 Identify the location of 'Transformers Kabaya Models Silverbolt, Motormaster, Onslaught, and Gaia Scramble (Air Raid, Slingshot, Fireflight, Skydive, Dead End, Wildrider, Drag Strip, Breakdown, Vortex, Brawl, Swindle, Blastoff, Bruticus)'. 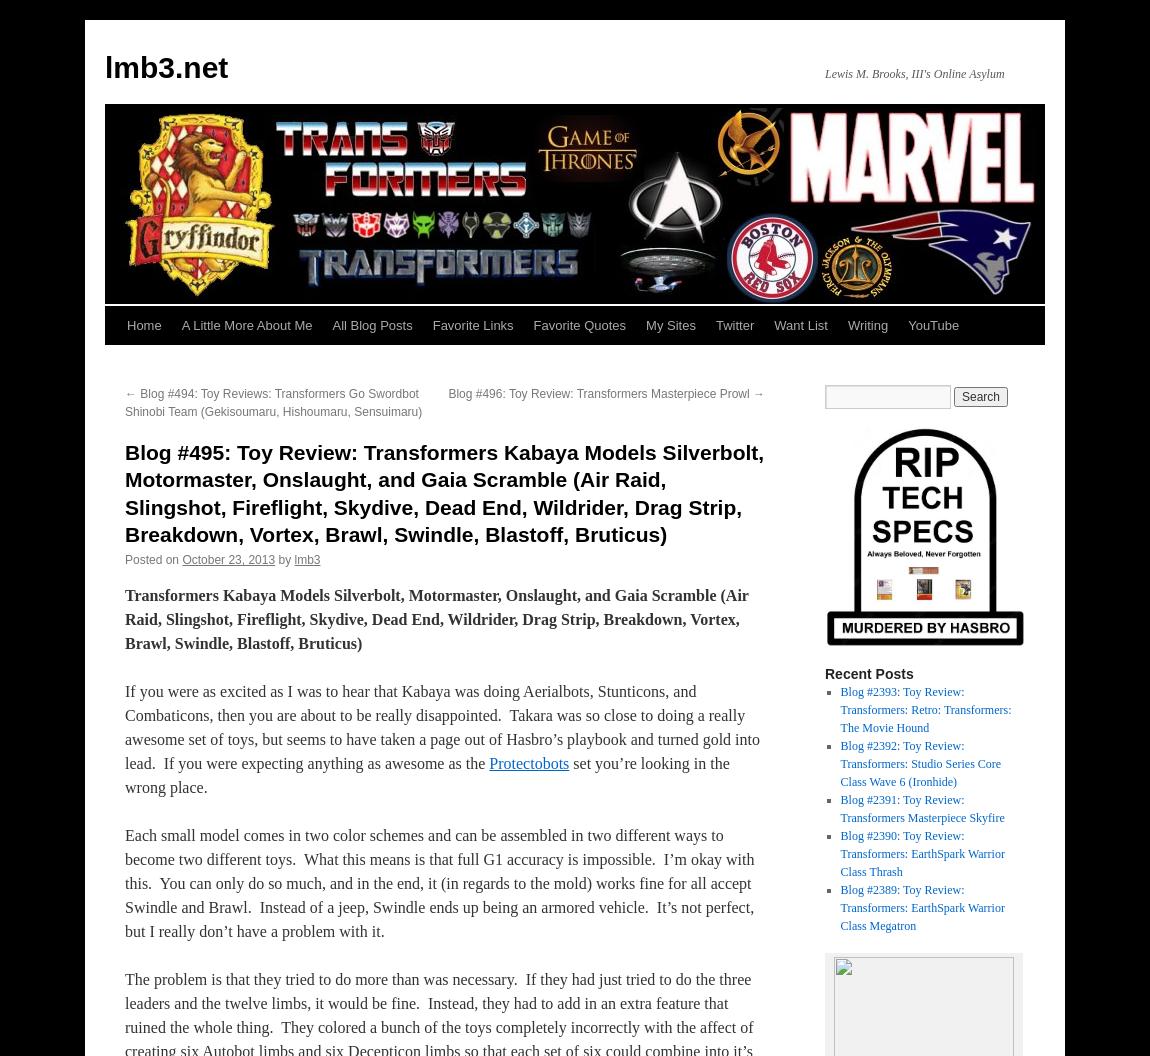
(436, 618).